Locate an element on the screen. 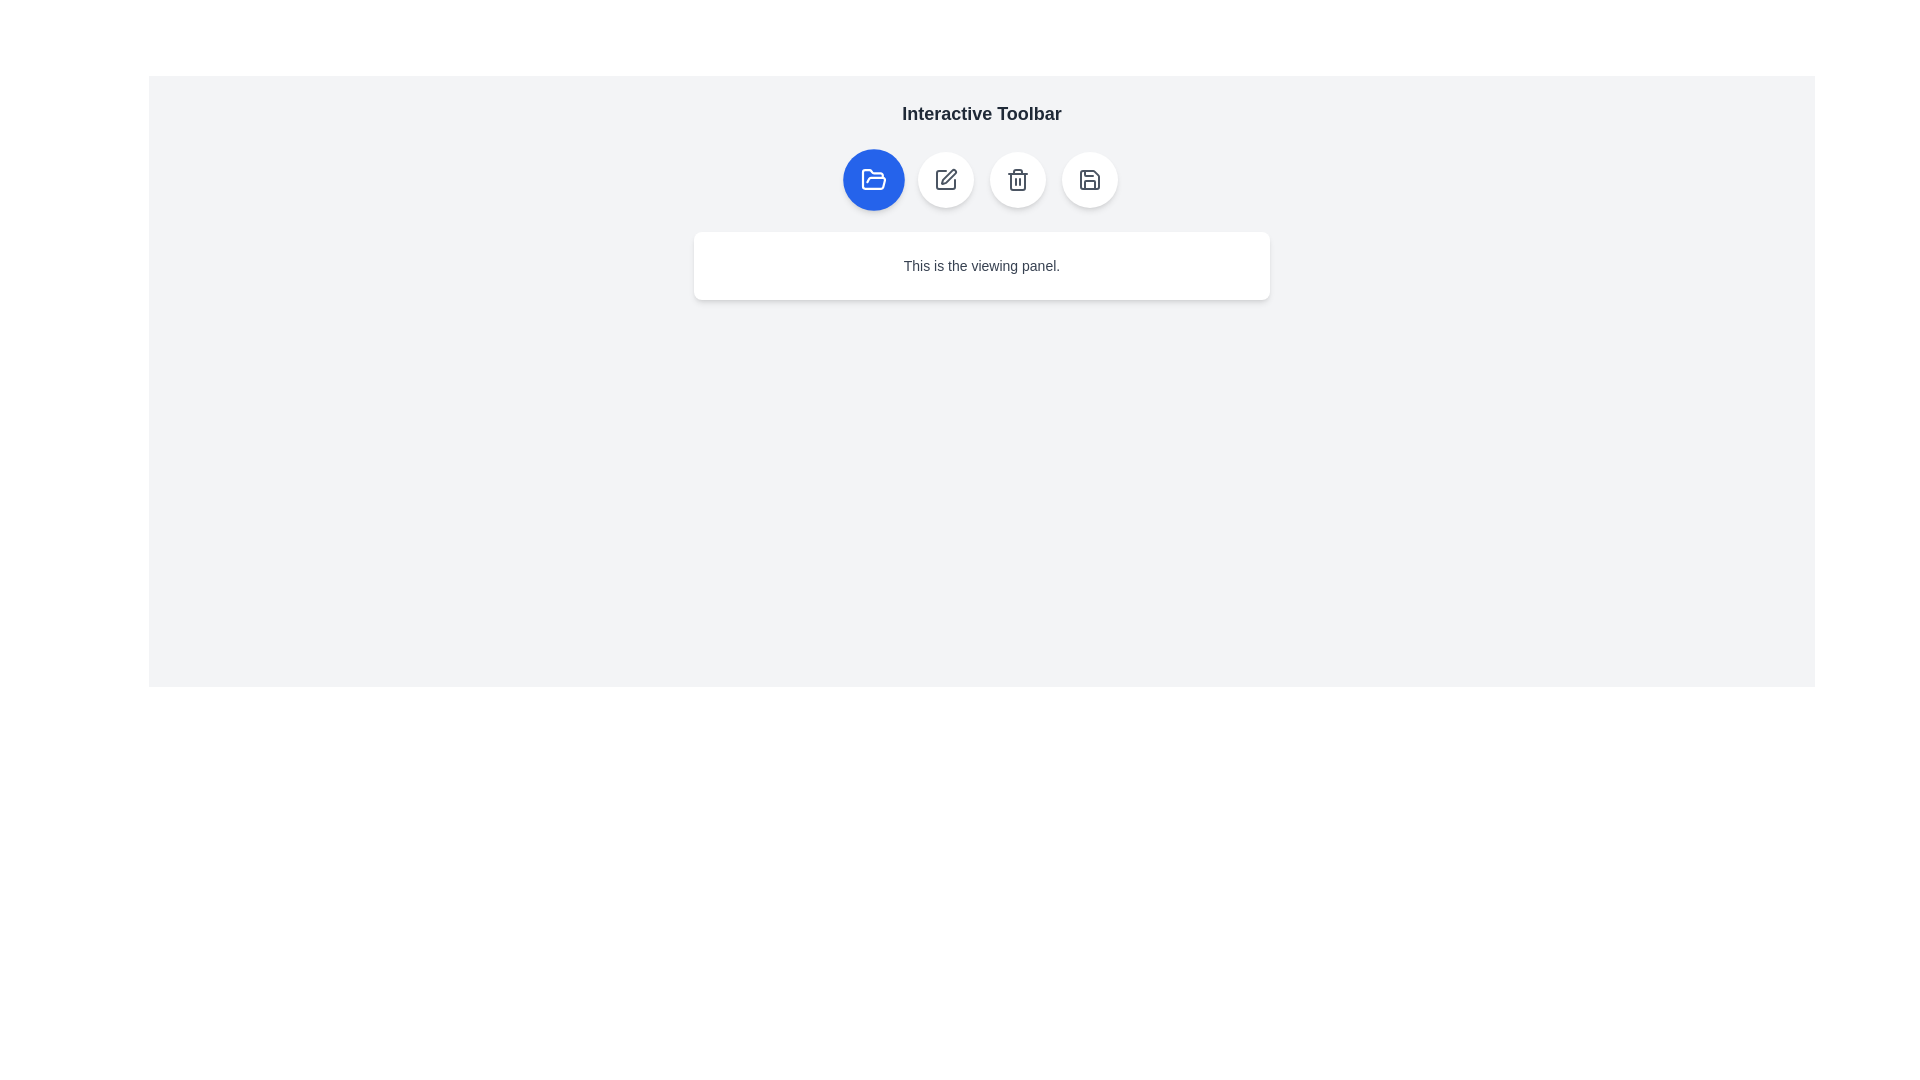 This screenshot has width=1920, height=1080. the second button in the horizontal row at the top-center of the interface is located at coordinates (944, 180).